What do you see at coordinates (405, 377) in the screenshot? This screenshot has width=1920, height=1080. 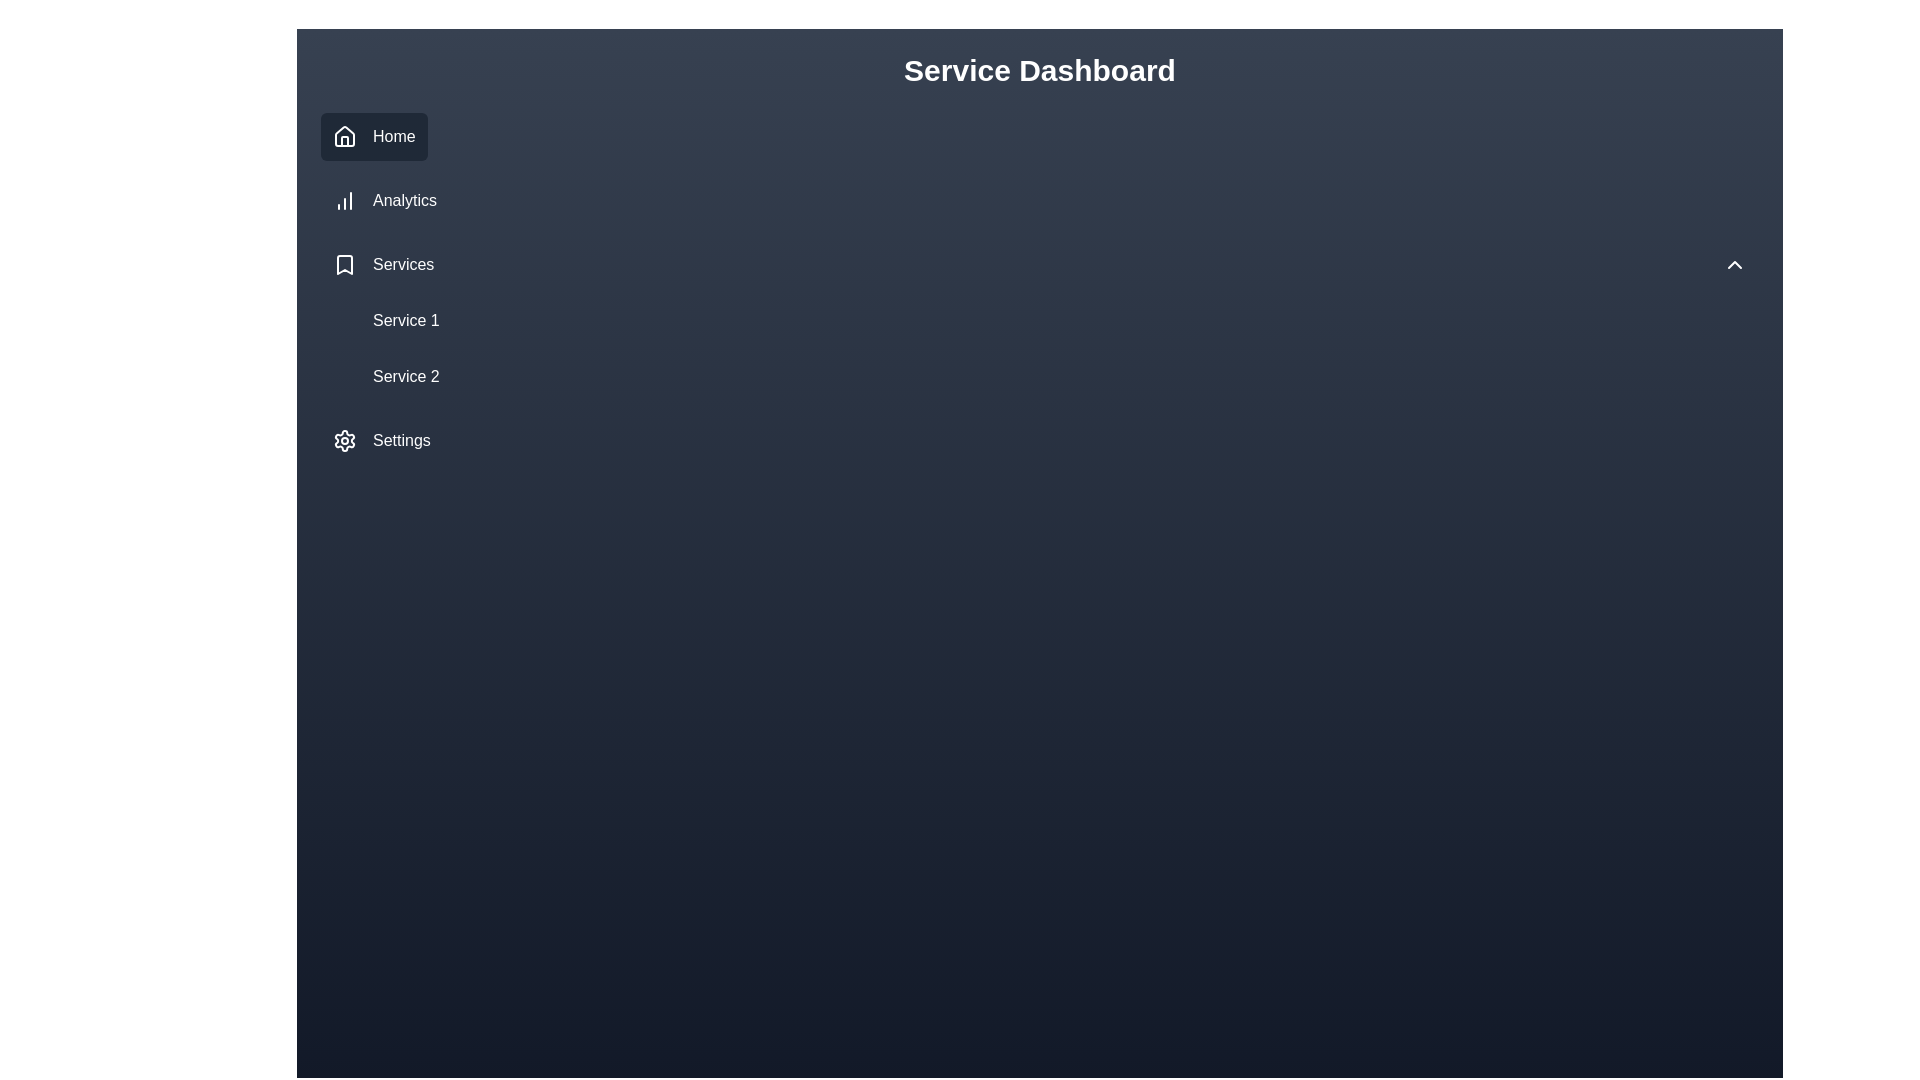 I see `the menu item labeled 'Service 2' in the sidebar navigation` at bounding box center [405, 377].